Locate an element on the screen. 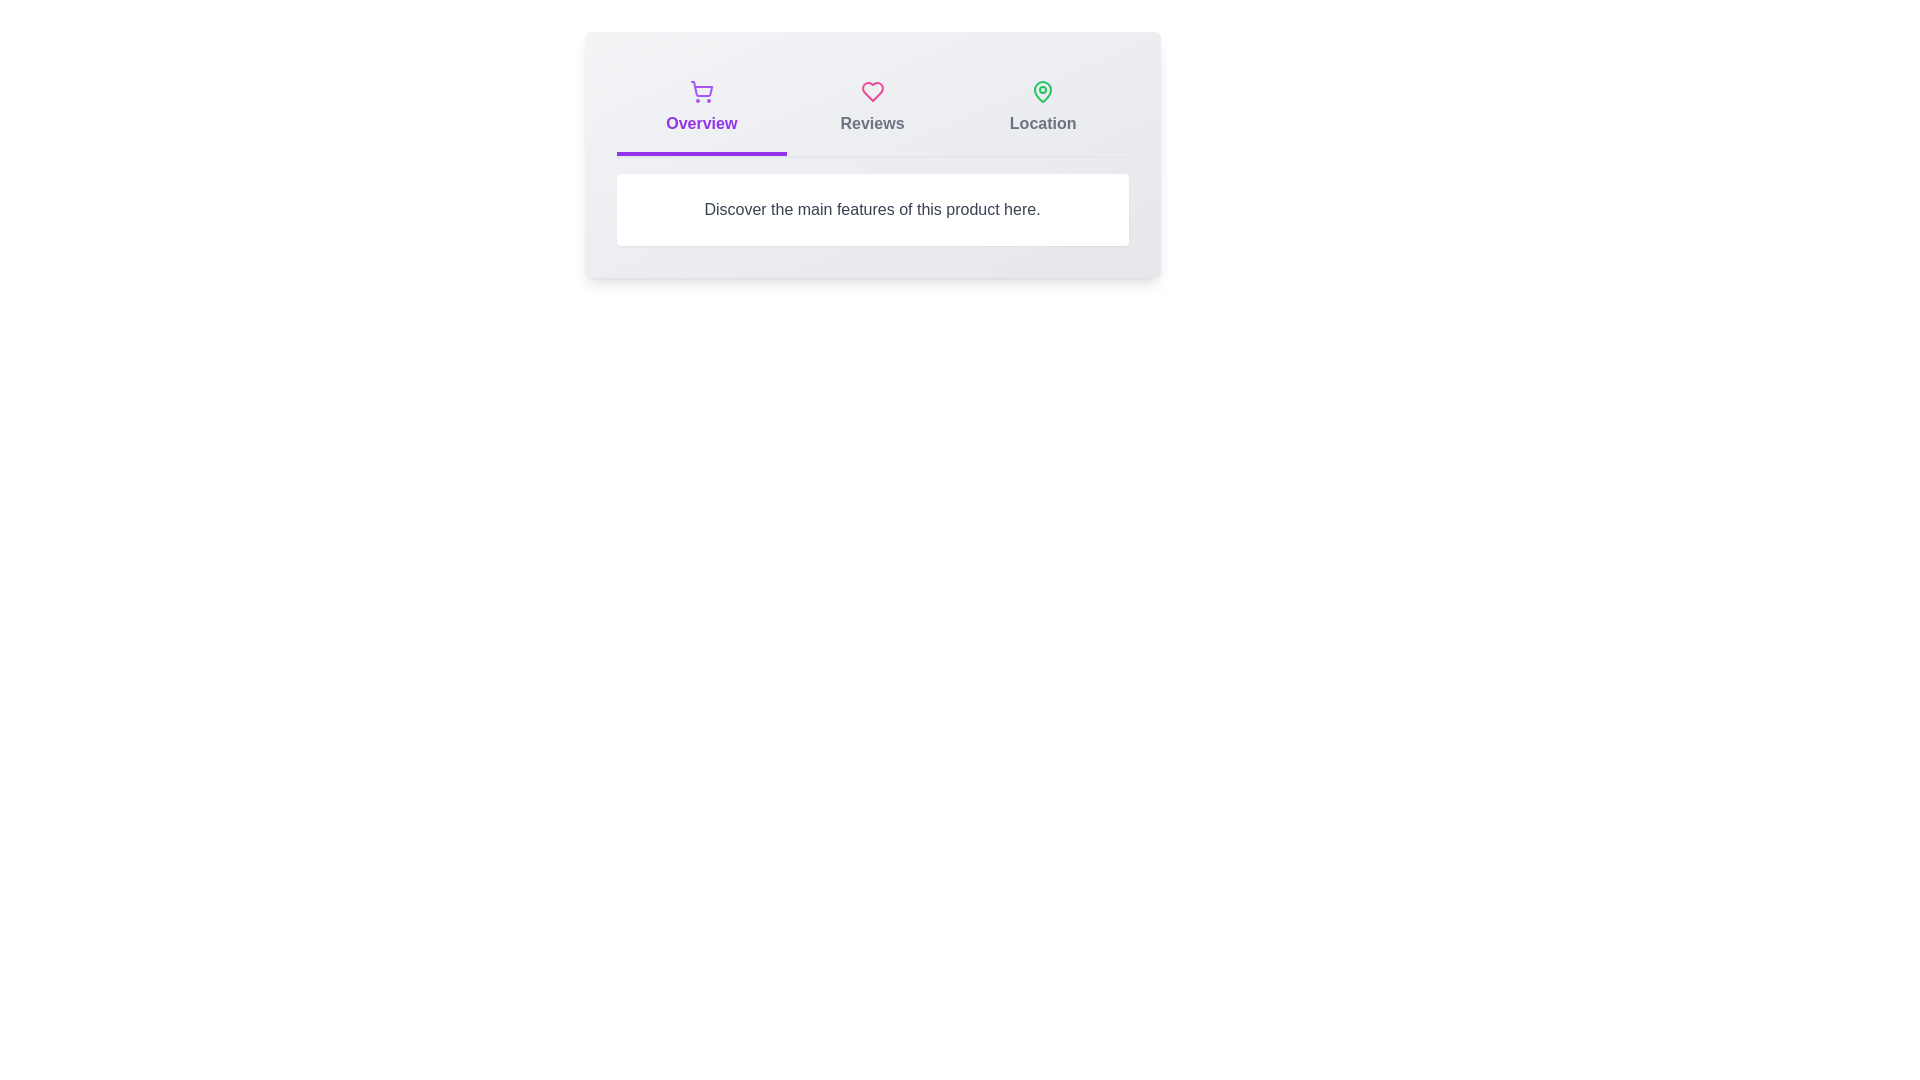 The width and height of the screenshot is (1920, 1080). the tab labeled Reviews to switch to the corresponding tab is located at coordinates (872, 110).